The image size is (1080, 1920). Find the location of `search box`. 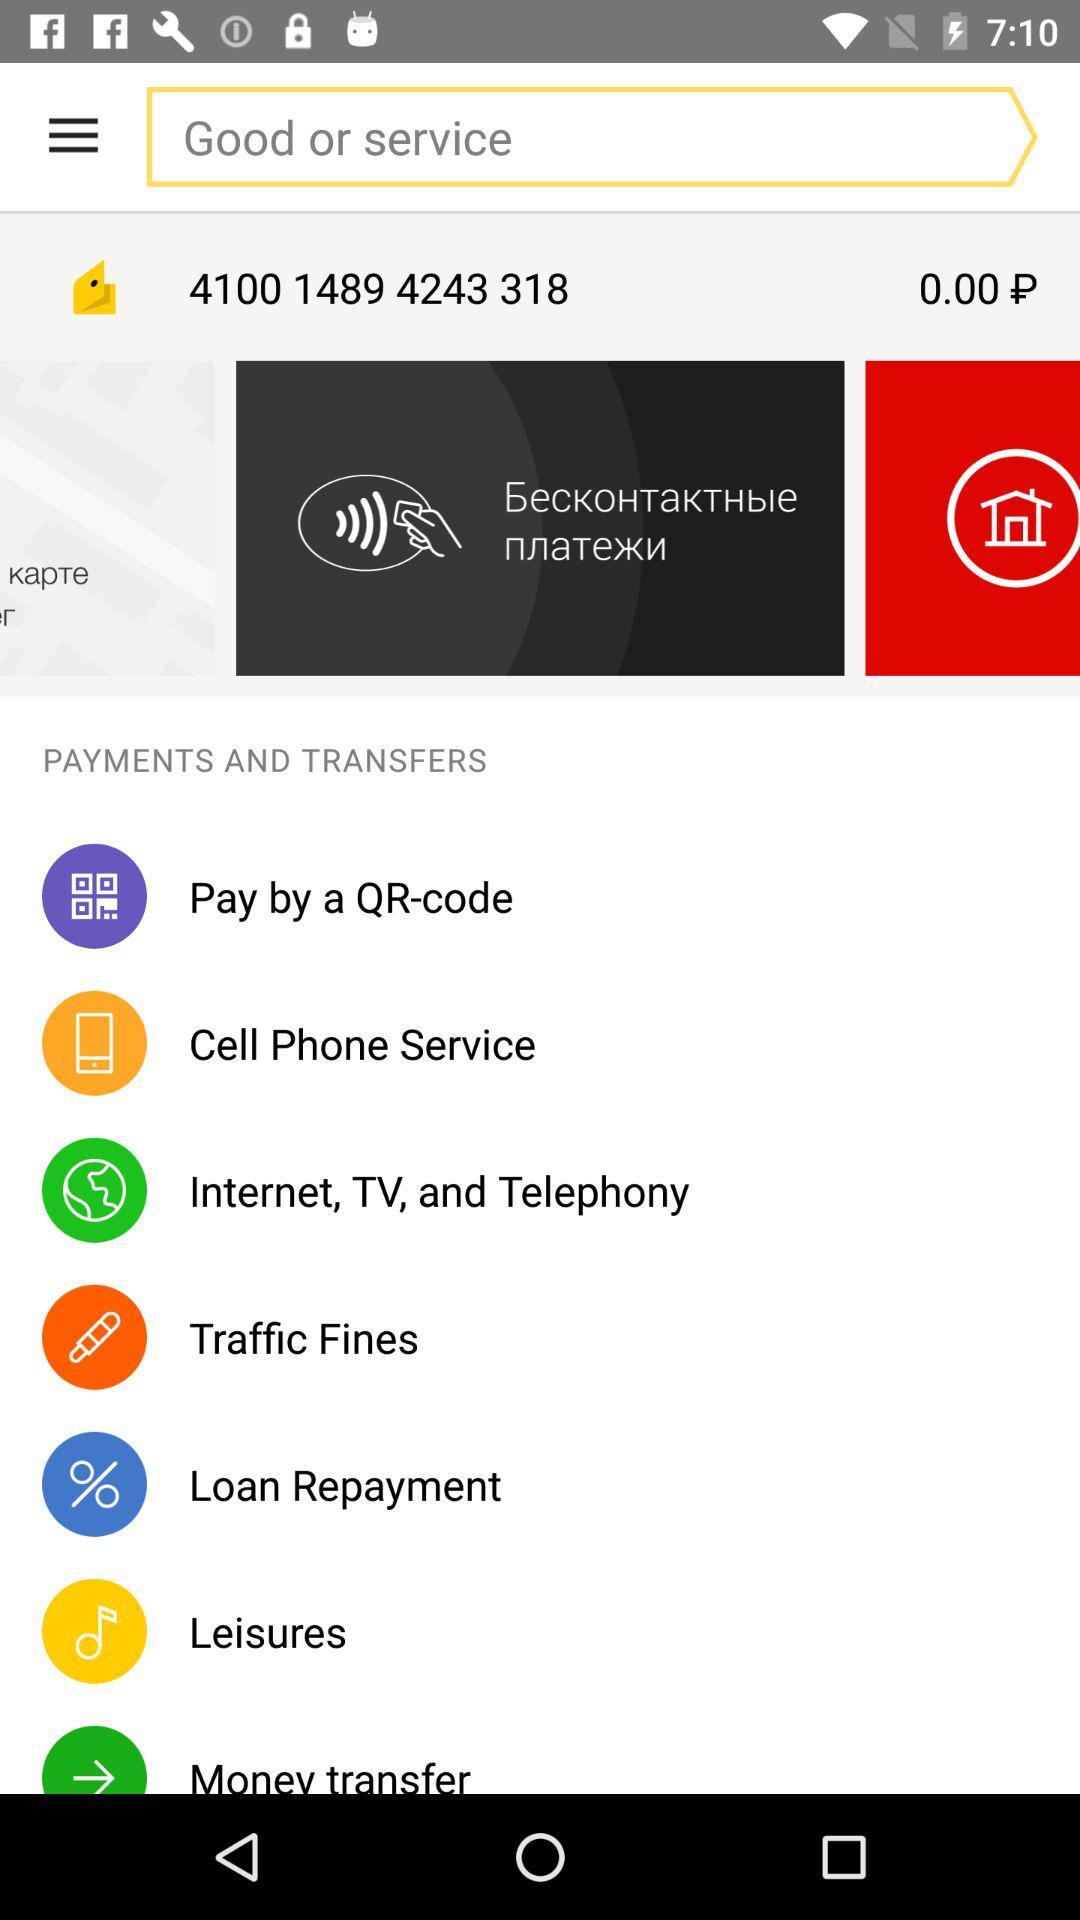

search box is located at coordinates (551, 135).